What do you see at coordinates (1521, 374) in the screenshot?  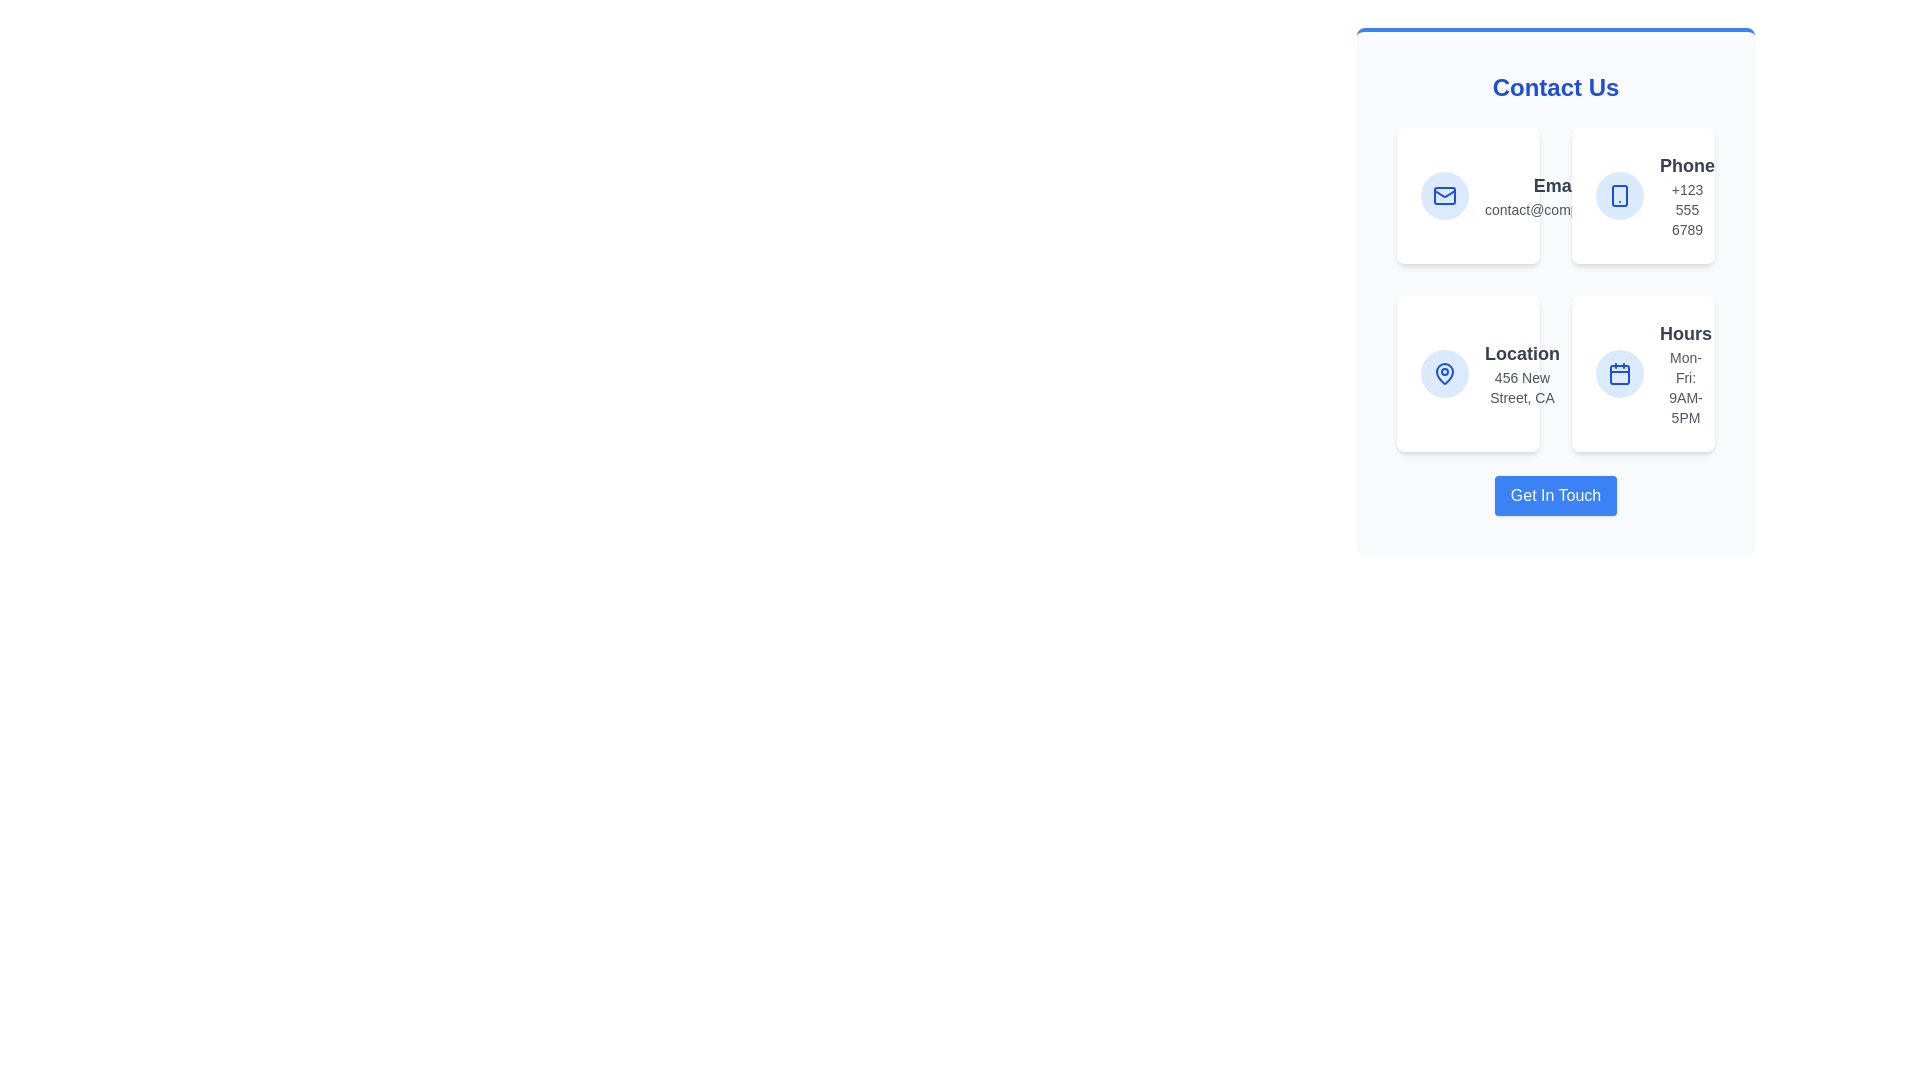 I see `the address information text label located in the bottom-left area of the grid layout under the 'Contact Us' heading` at bounding box center [1521, 374].